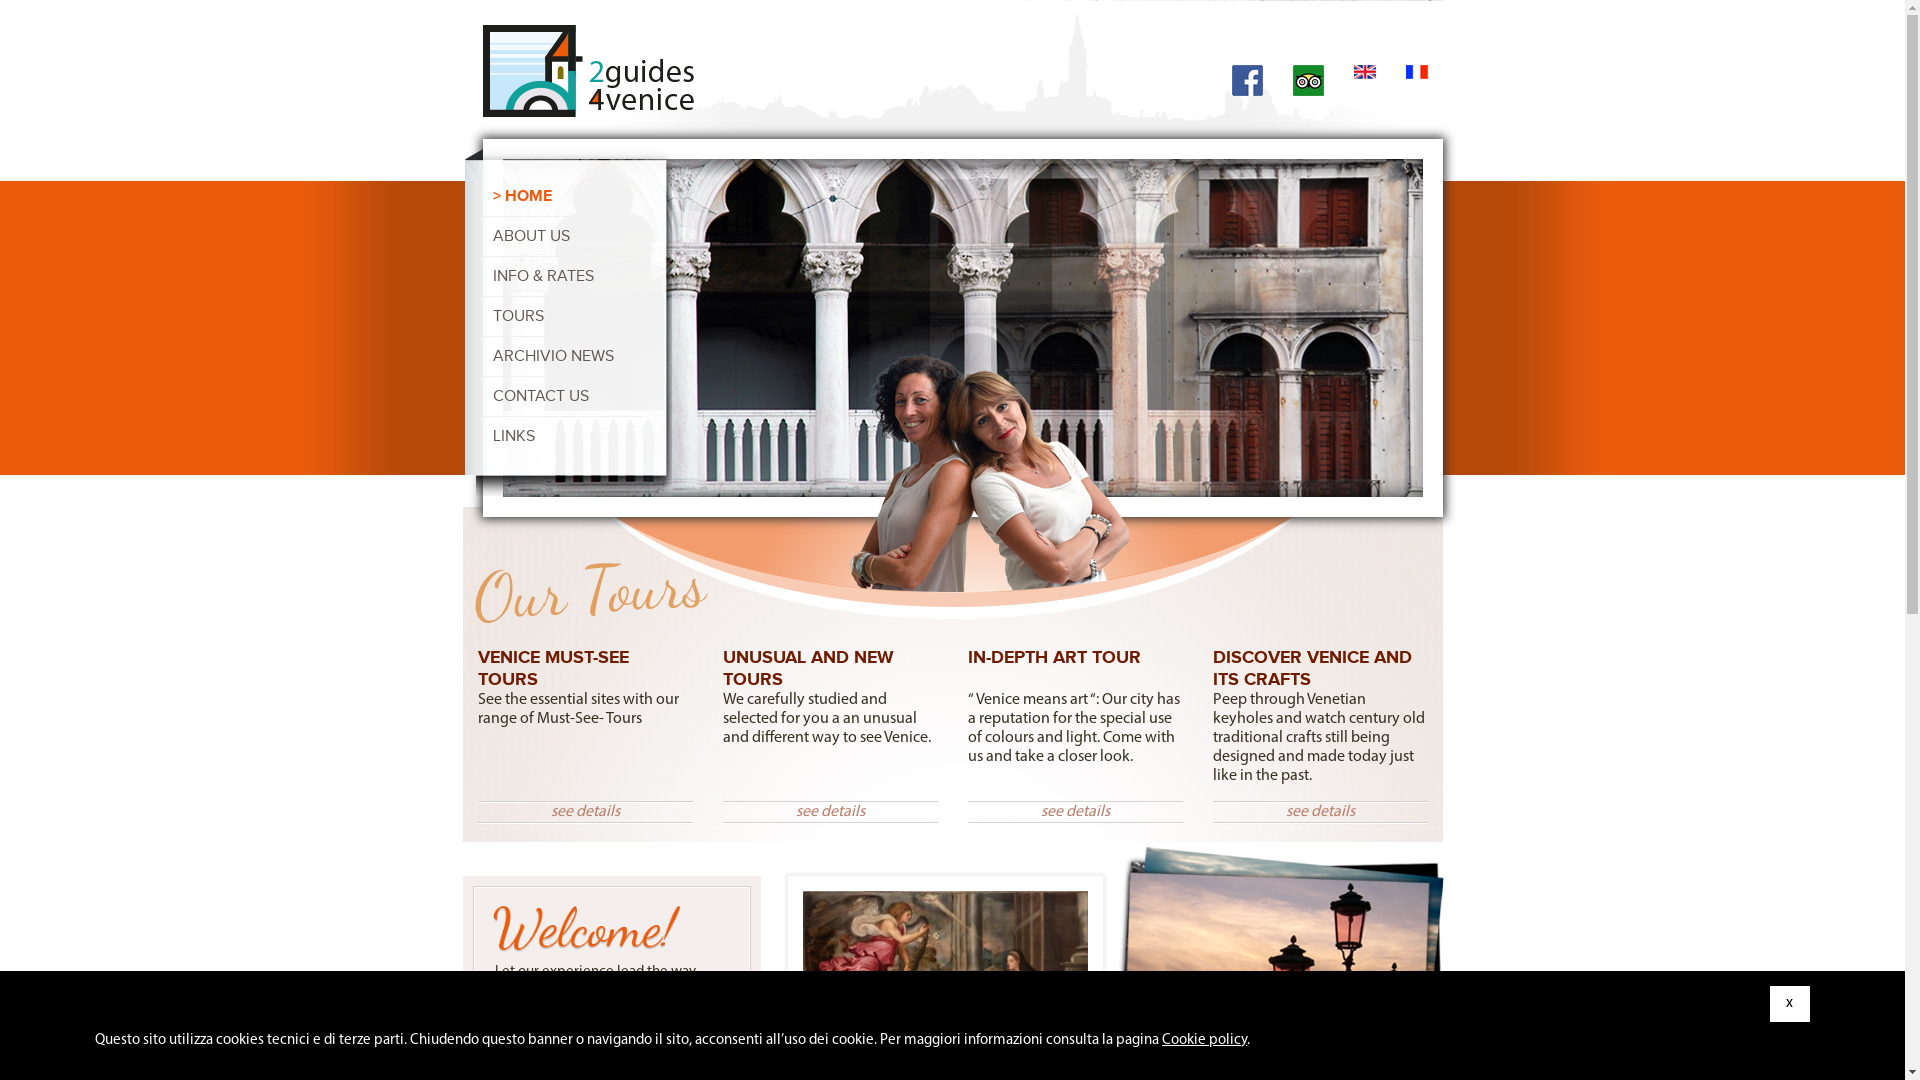 The image size is (1920, 1080). Describe the element at coordinates (513, 435) in the screenshot. I see `'LINKS'` at that location.